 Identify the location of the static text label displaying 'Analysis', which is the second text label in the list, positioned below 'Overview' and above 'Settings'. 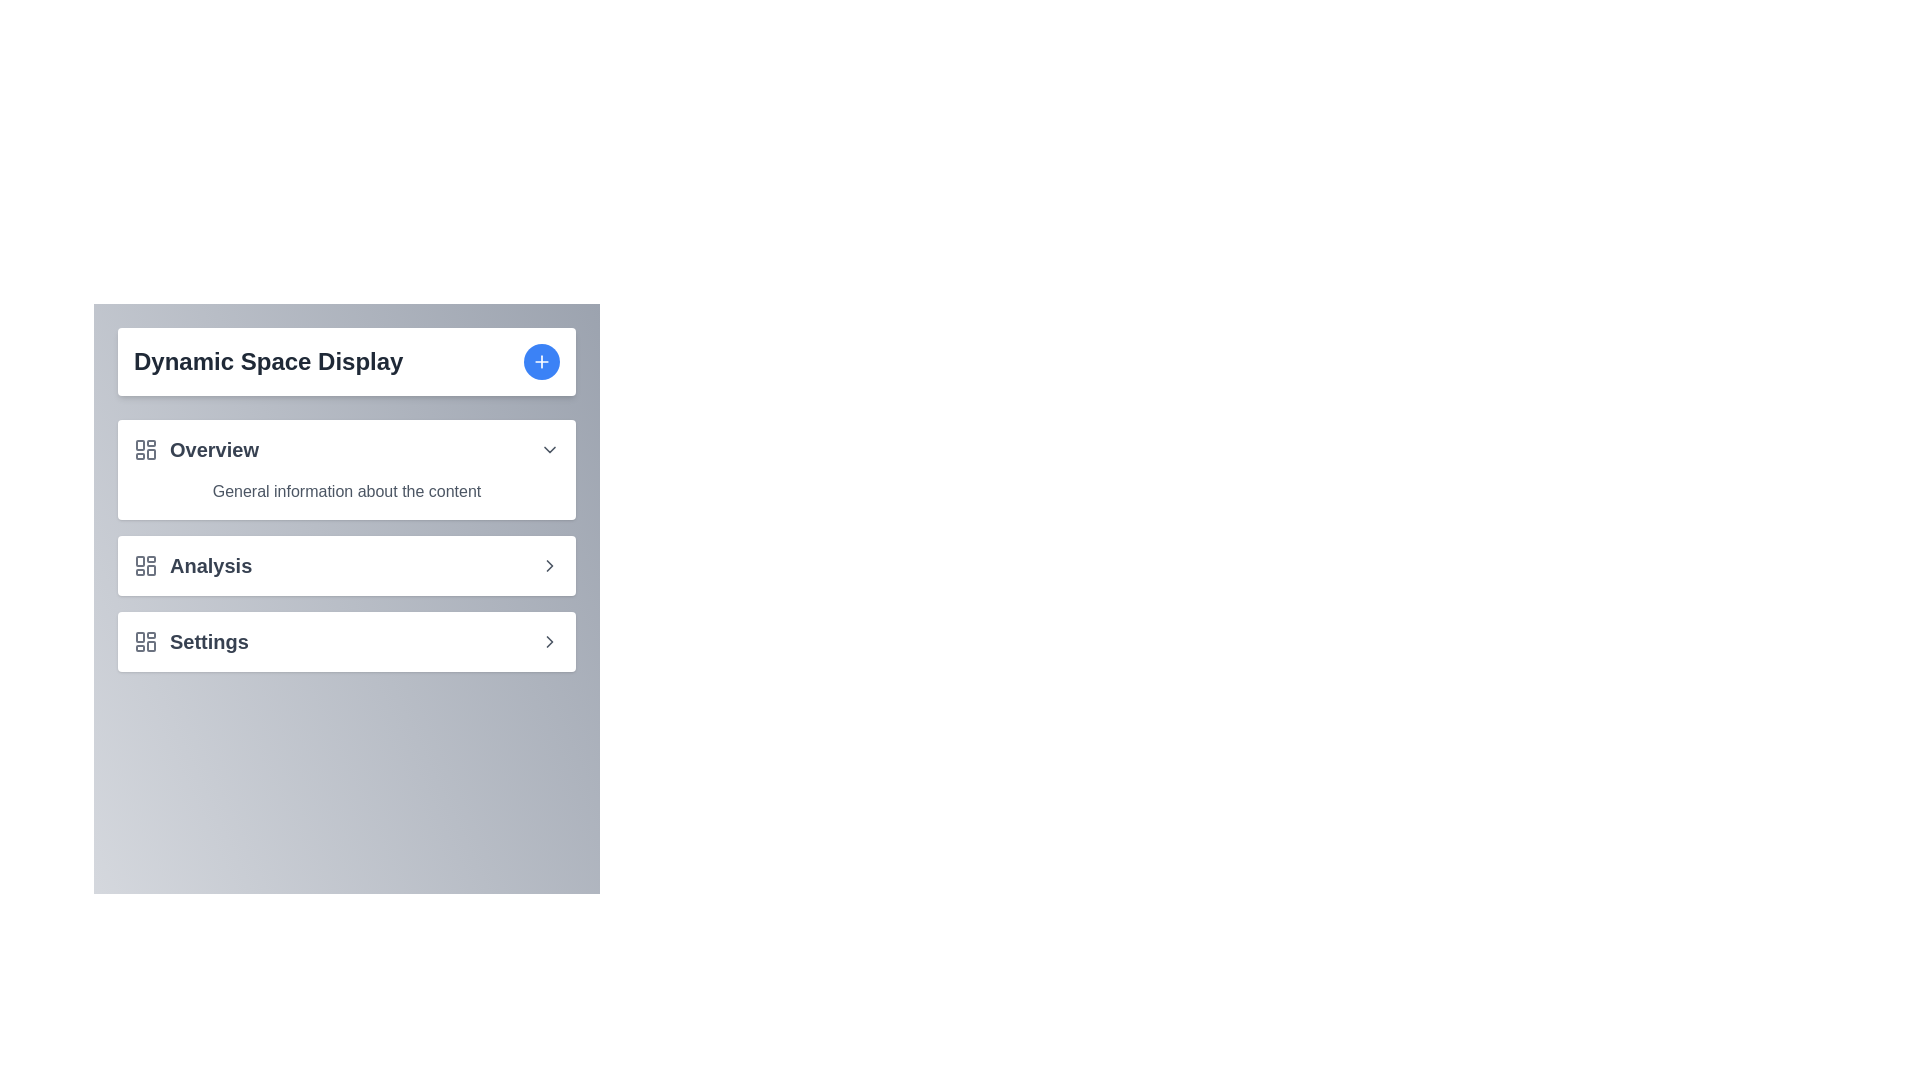
(211, 566).